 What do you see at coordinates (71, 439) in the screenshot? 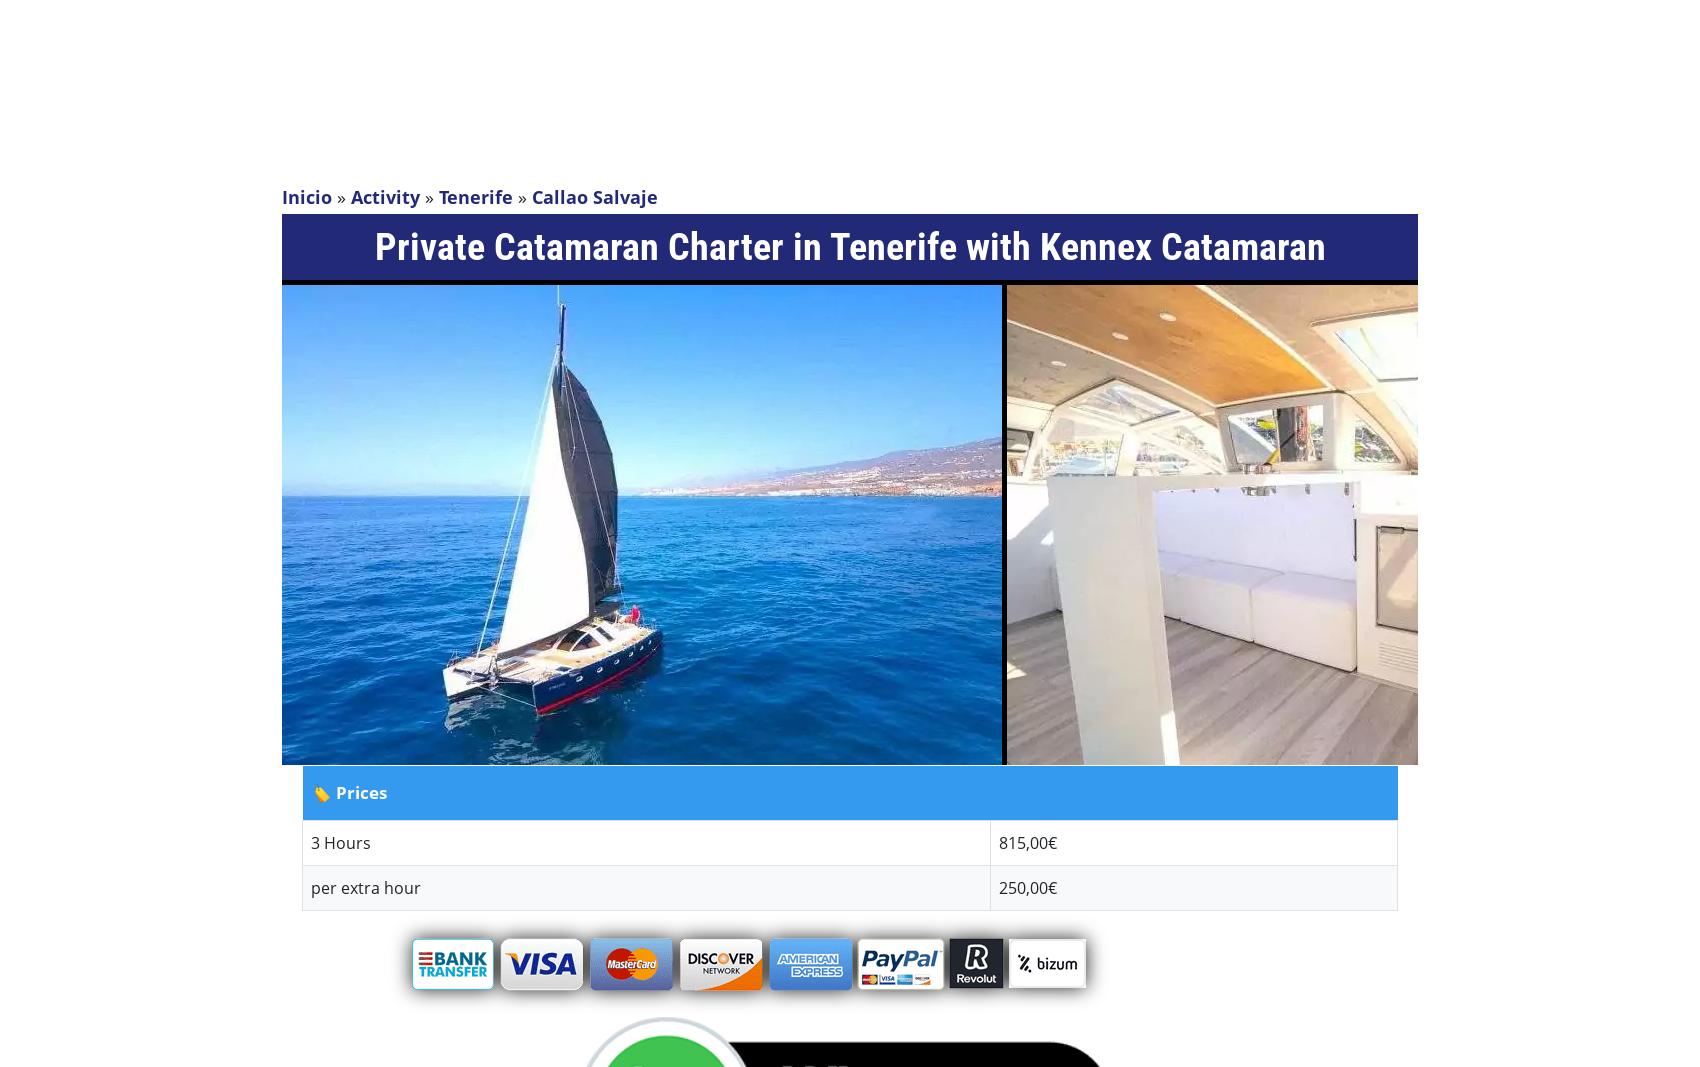
I see `'Romantic'` at bounding box center [71, 439].